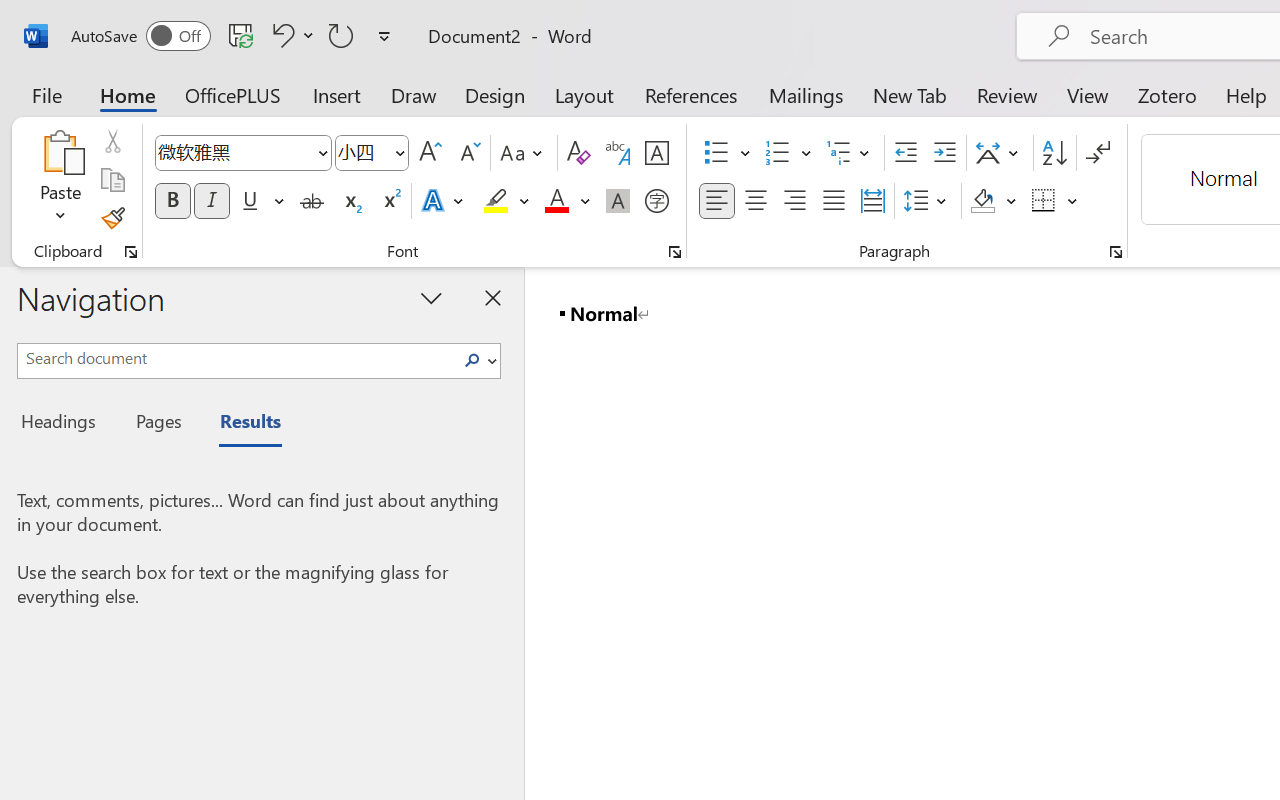 This screenshot has width=1280, height=800. Describe the element at coordinates (240, 34) in the screenshot. I see `'Save'` at that location.